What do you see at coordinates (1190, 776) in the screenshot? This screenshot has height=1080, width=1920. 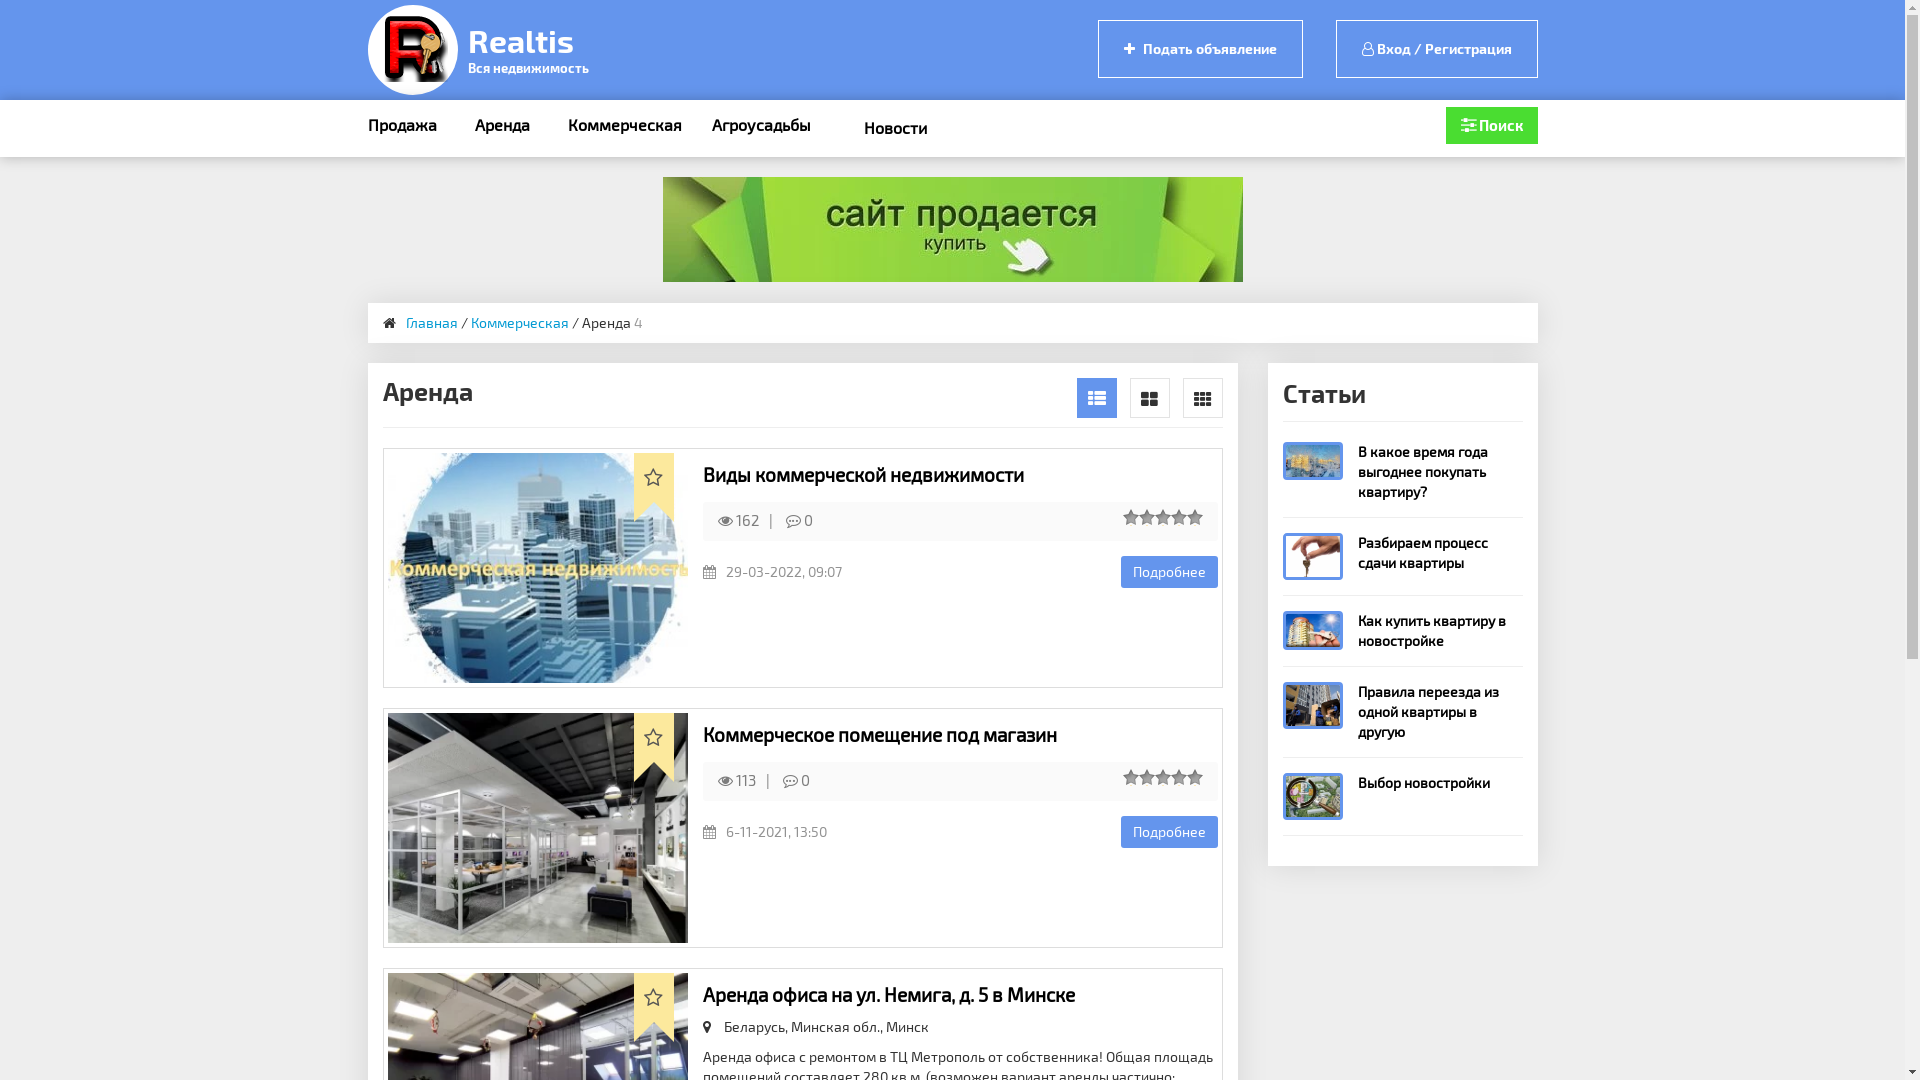 I see `'5'` at bounding box center [1190, 776].